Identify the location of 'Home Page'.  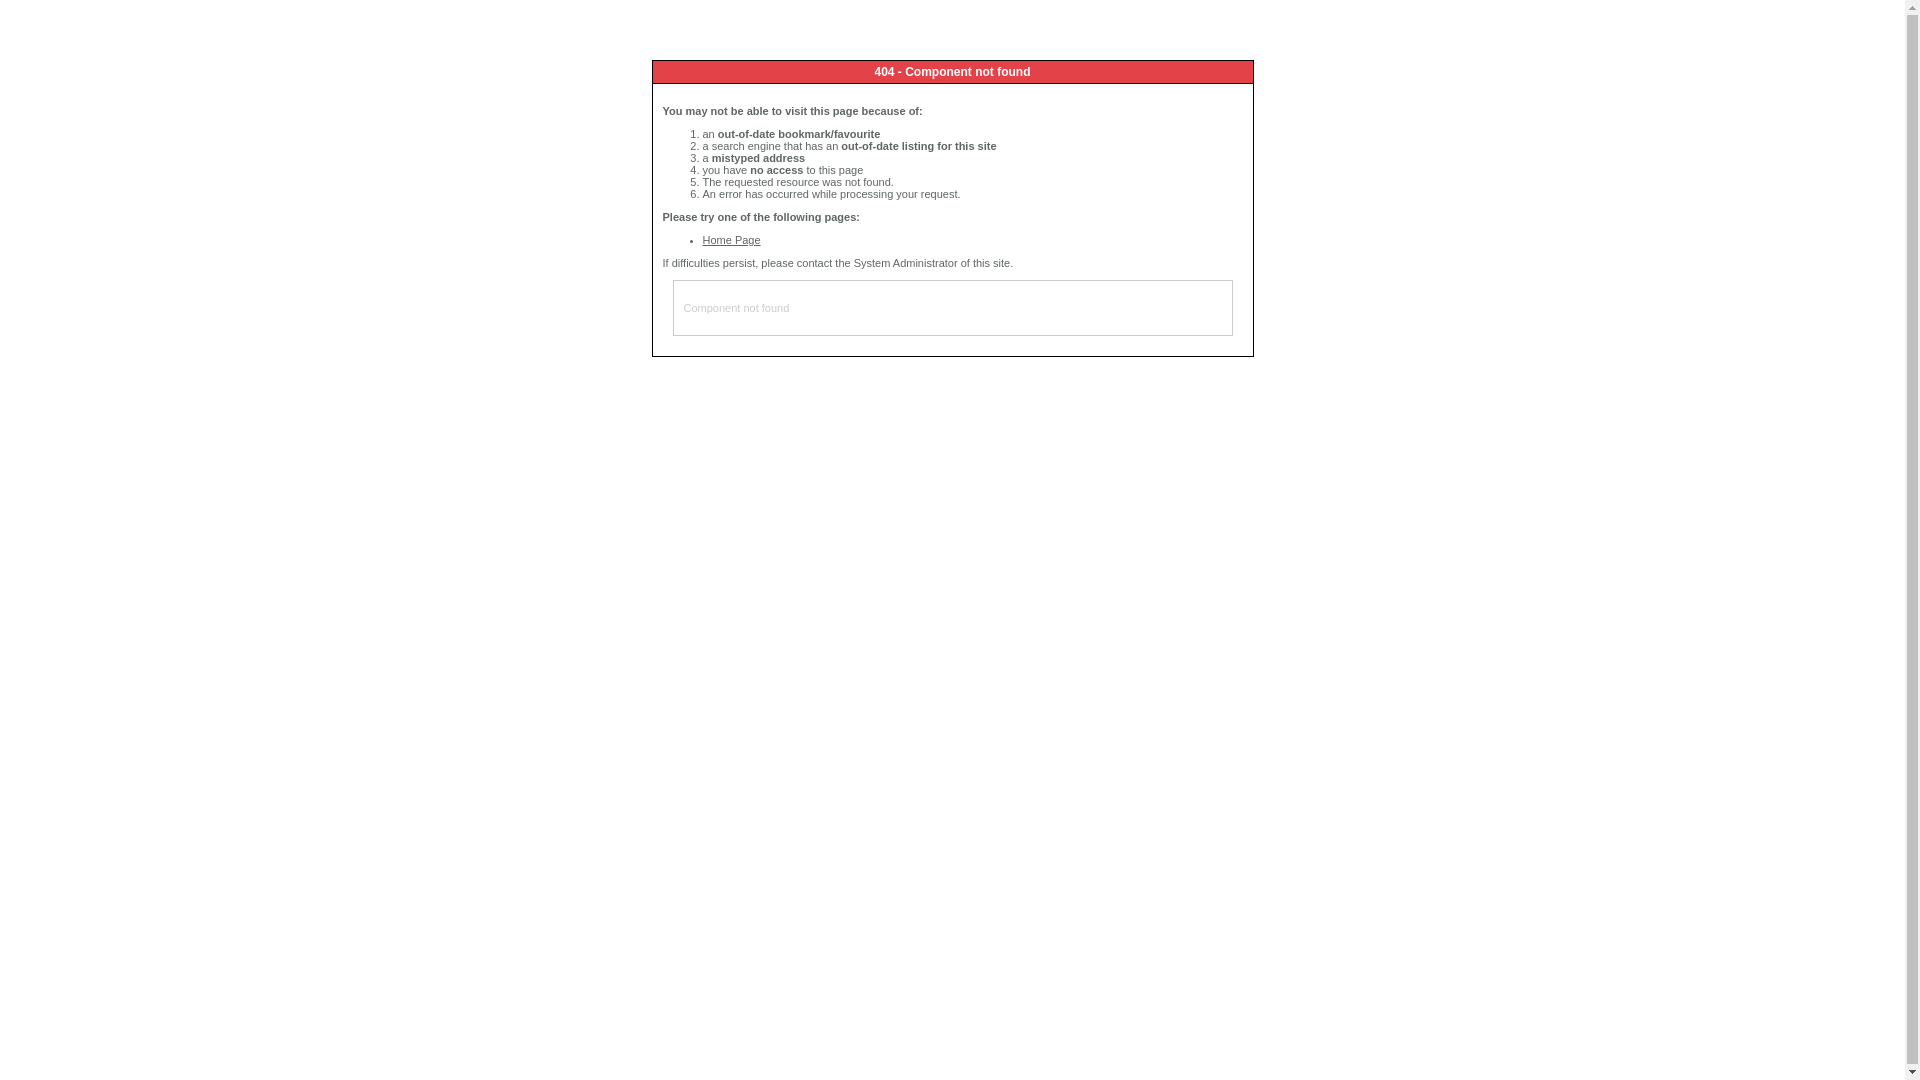
(701, 238).